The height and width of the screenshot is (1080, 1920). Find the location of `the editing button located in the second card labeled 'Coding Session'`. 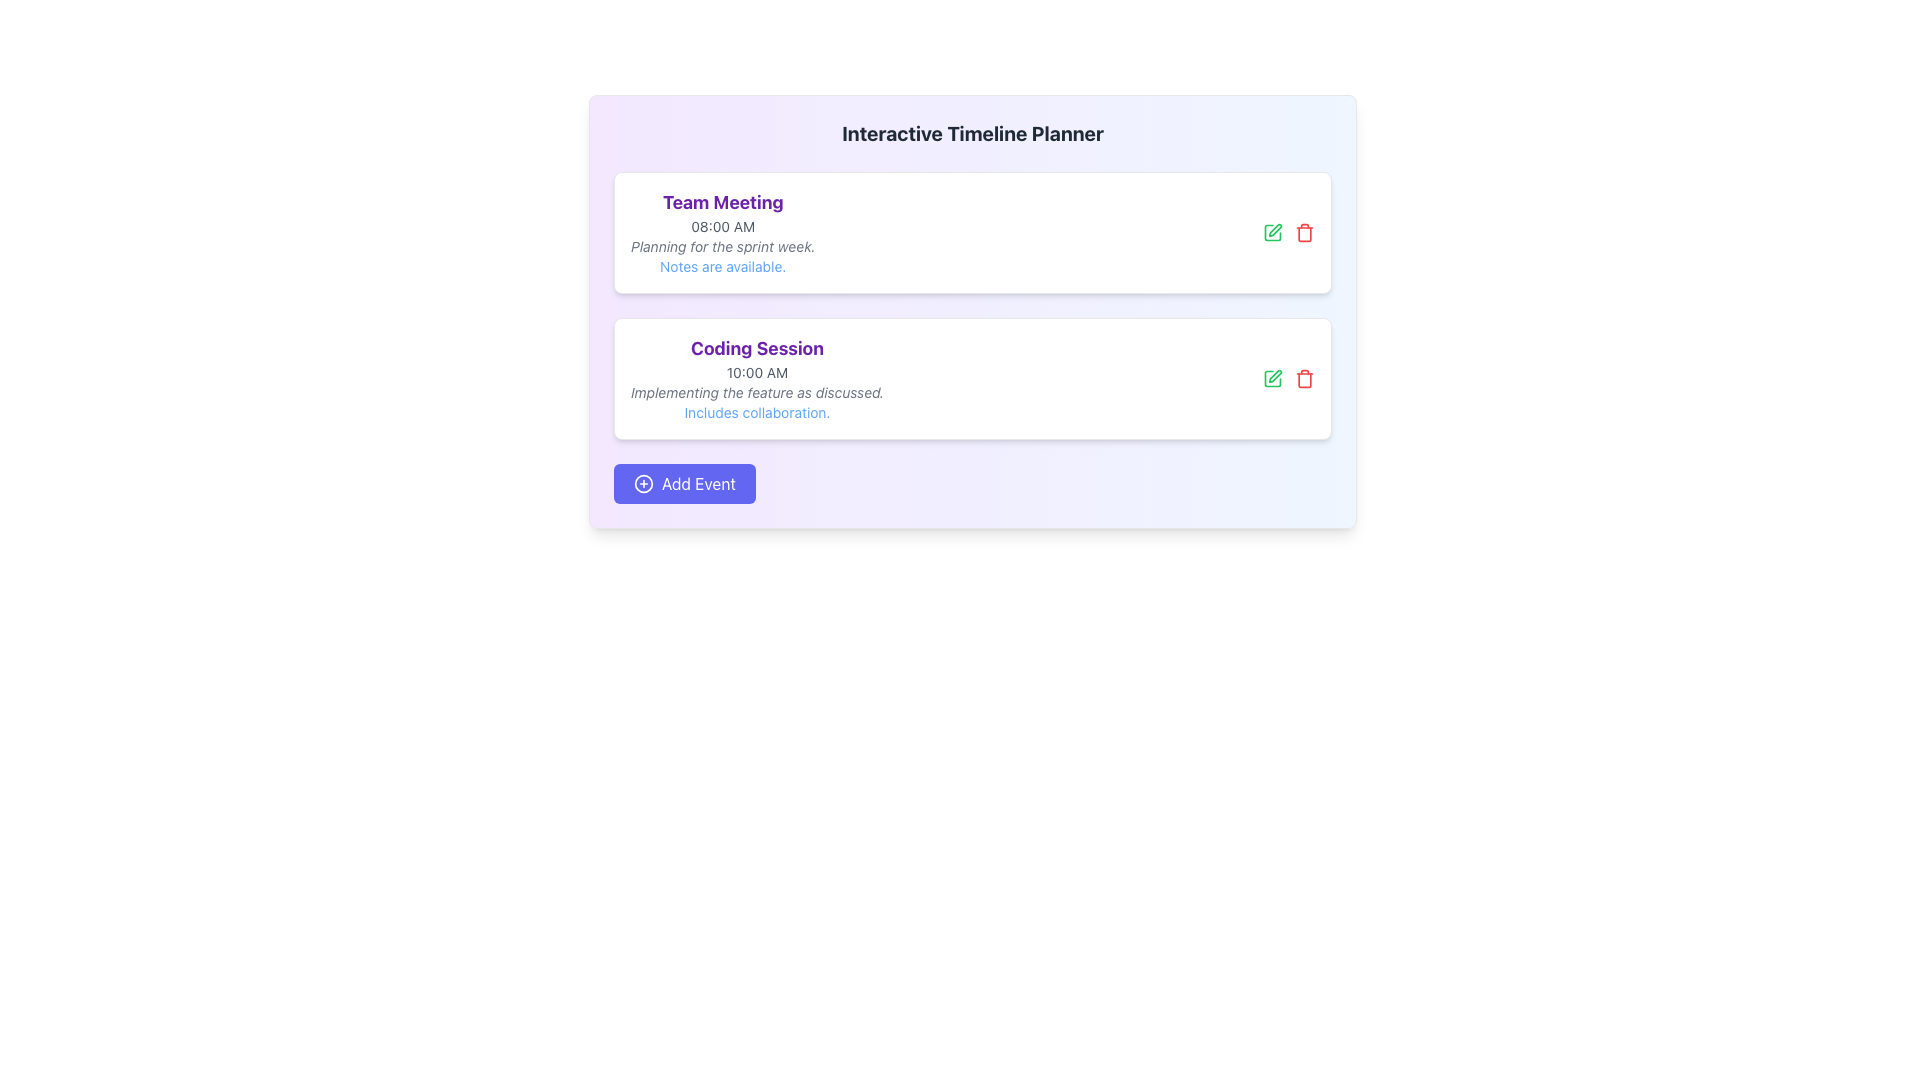

the editing button located in the second card labeled 'Coding Session' is located at coordinates (1271, 378).